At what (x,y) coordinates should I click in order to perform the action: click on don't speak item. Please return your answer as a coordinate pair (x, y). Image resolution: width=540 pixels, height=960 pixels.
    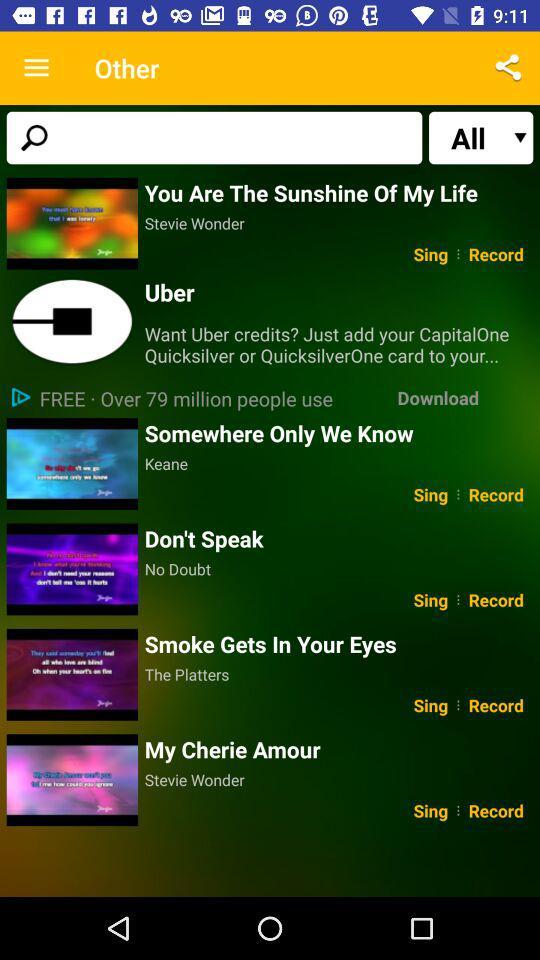
    Looking at the image, I should click on (338, 537).